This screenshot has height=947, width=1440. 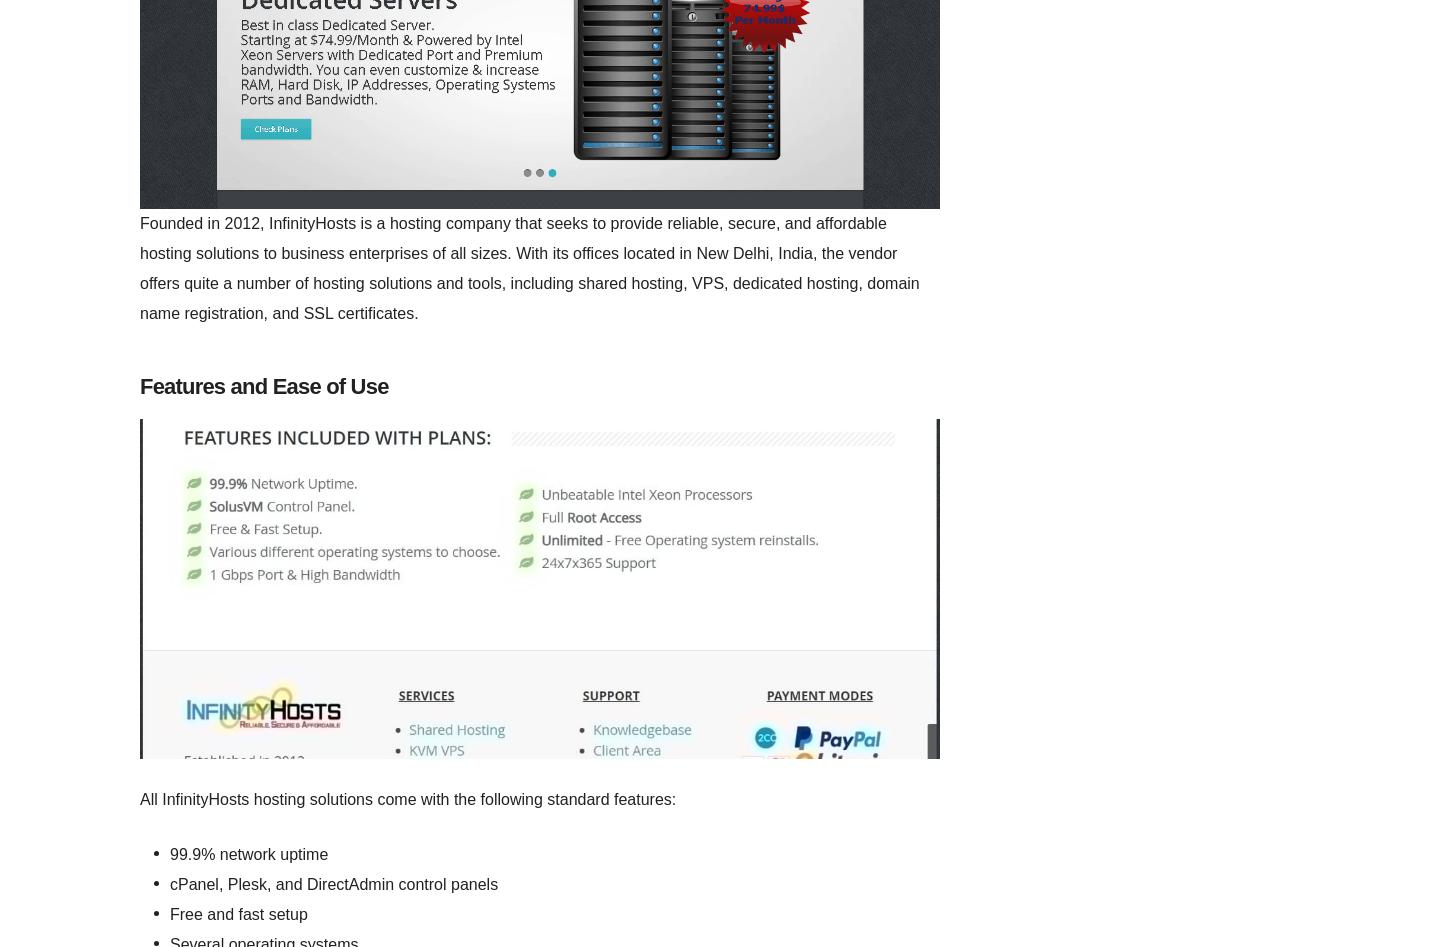 I want to click on 'A quick and easy sign-up process gets your account set up in mere moments', so click(x=146, y=614).